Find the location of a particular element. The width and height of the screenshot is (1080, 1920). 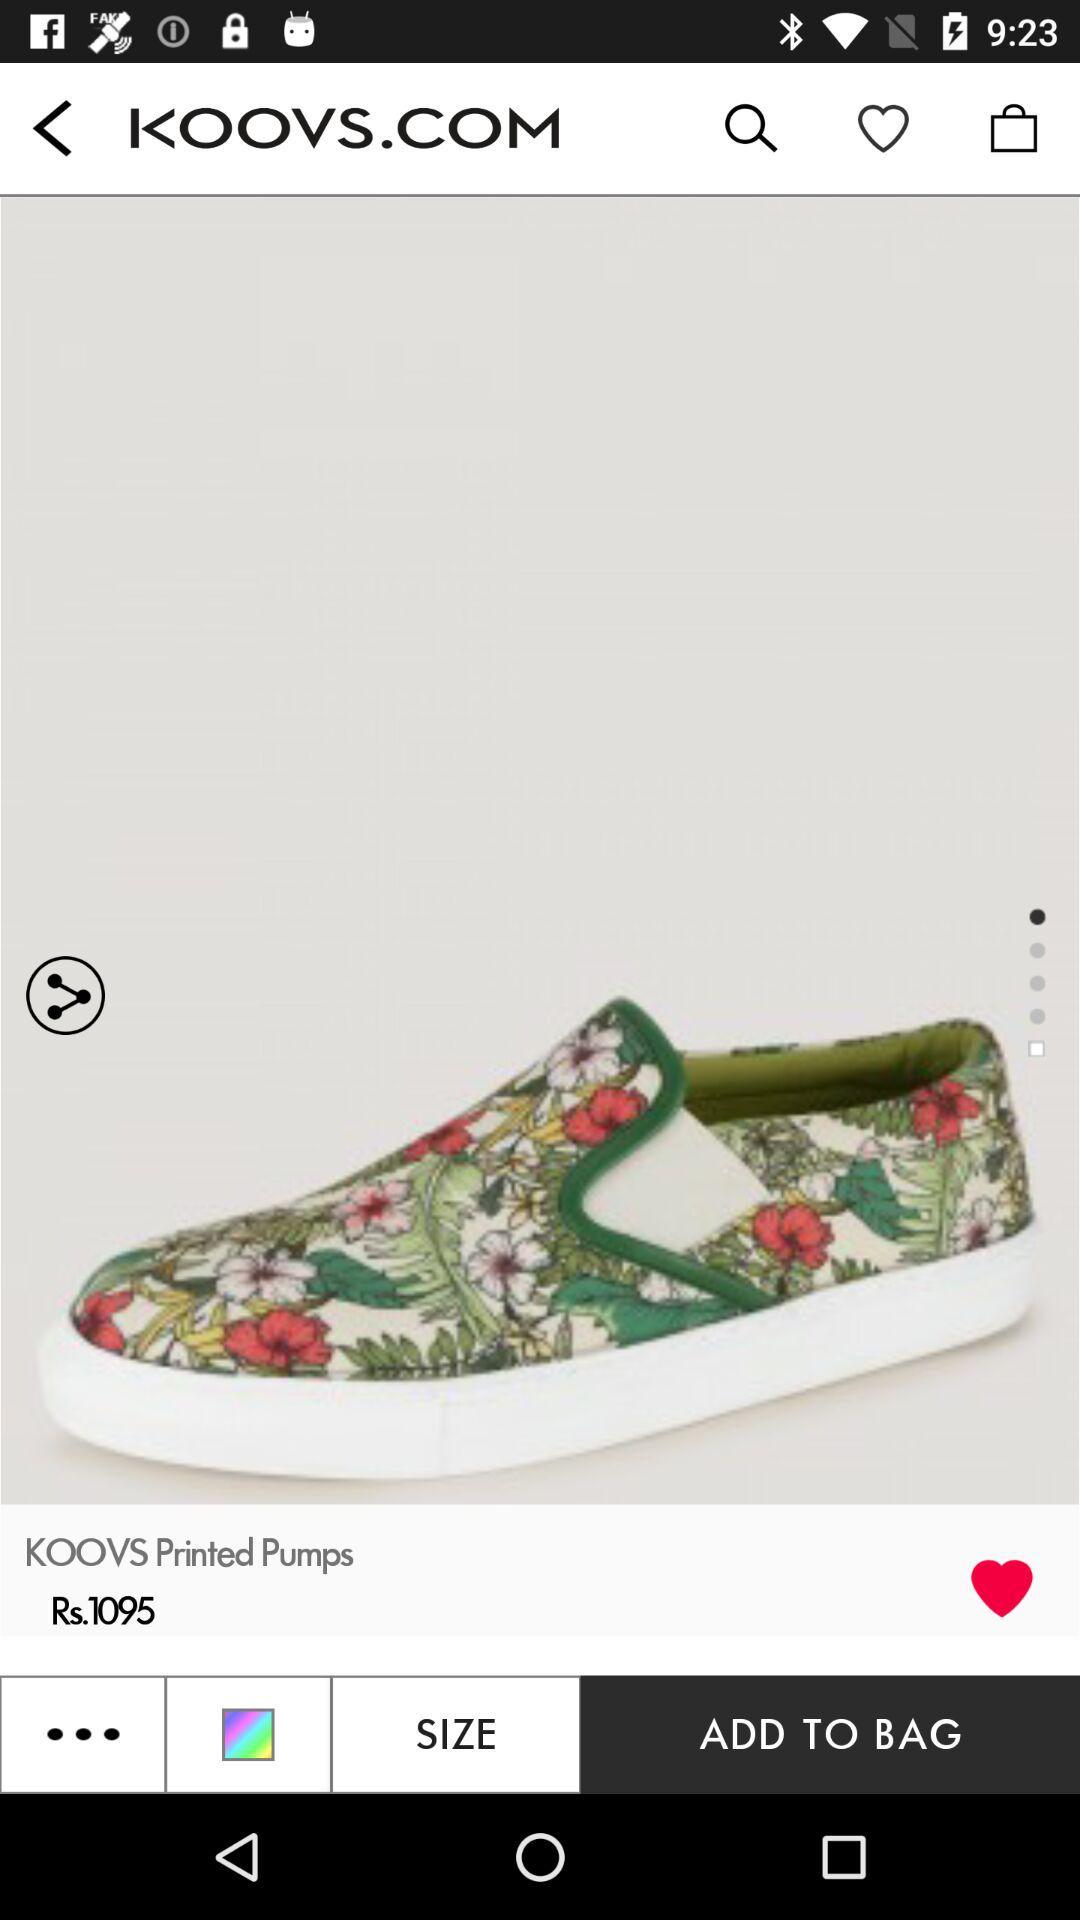

the button at the right side bottom of the page is located at coordinates (830, 1733).